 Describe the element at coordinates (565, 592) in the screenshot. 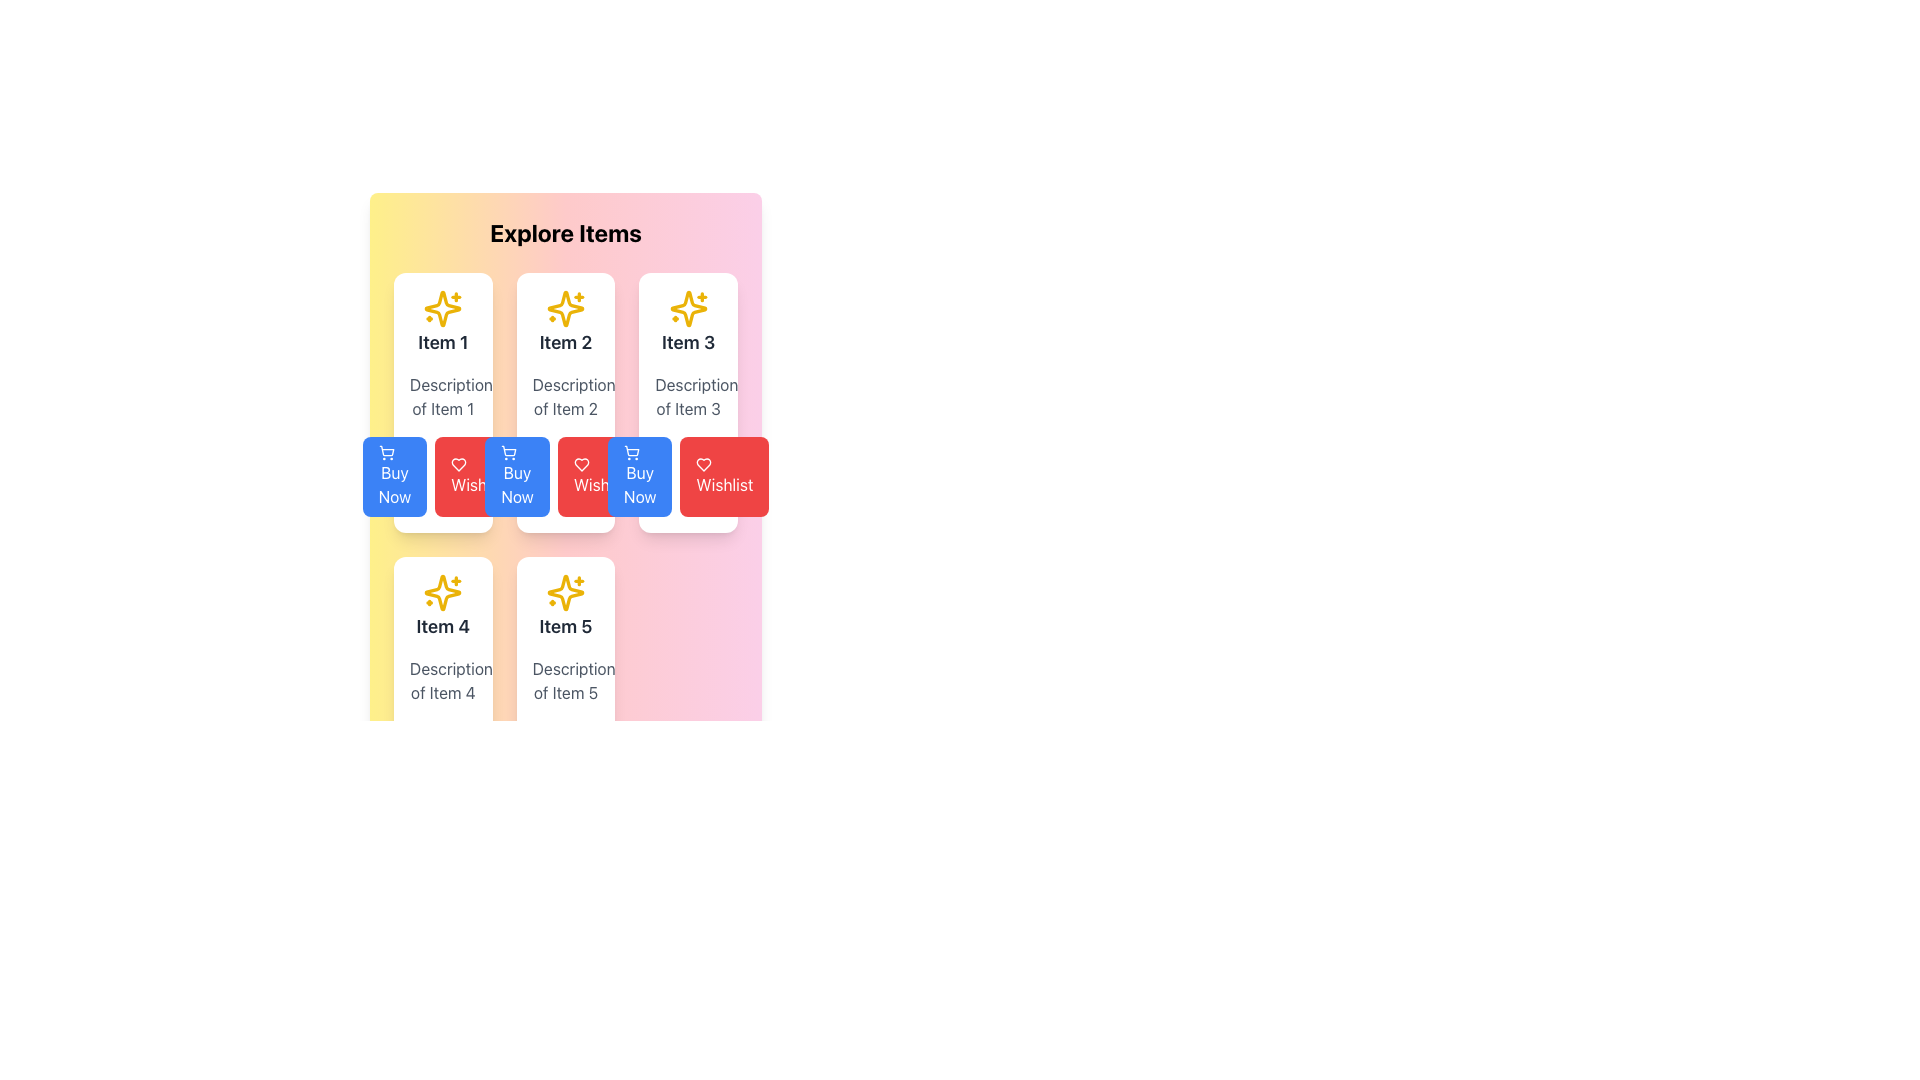

I see `the decorative icon representing 'Item 5' located in the second row, first column of the 'Explore Items' grid` at that location.